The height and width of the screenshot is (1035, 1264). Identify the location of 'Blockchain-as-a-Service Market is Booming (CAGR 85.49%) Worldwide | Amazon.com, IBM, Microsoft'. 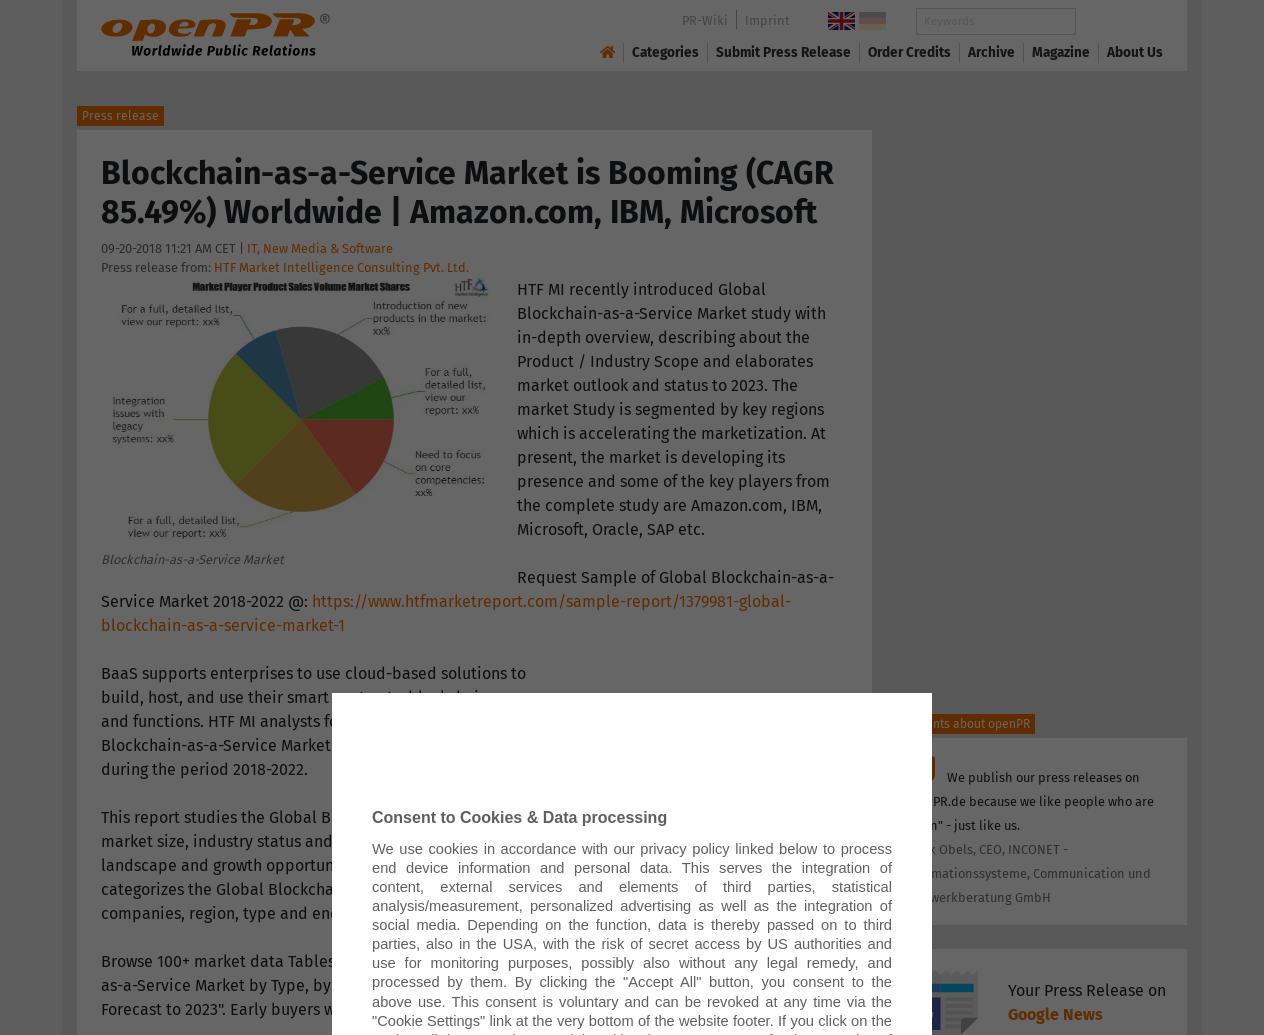
(466, 191).